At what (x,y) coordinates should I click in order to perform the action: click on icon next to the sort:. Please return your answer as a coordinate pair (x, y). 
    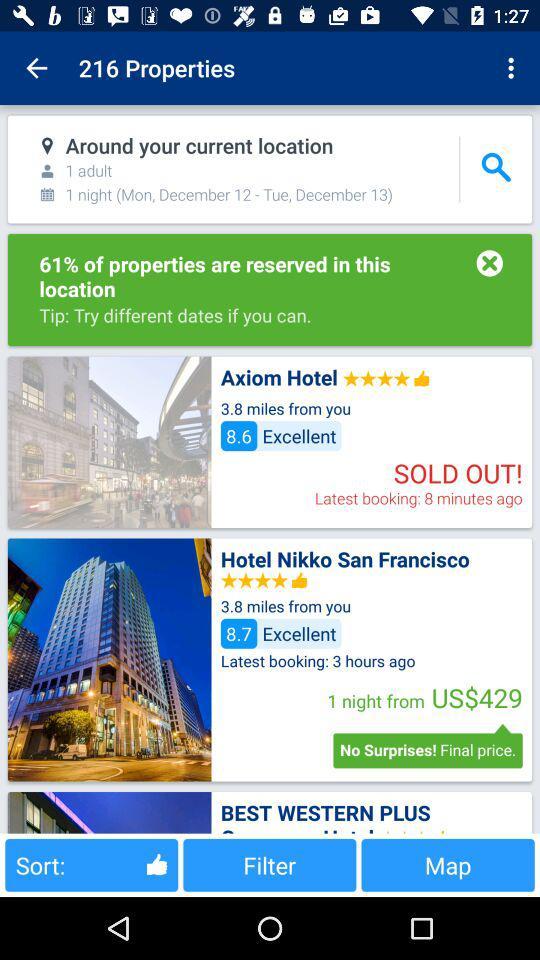
    Looking at the image, I should click on (269, 864).